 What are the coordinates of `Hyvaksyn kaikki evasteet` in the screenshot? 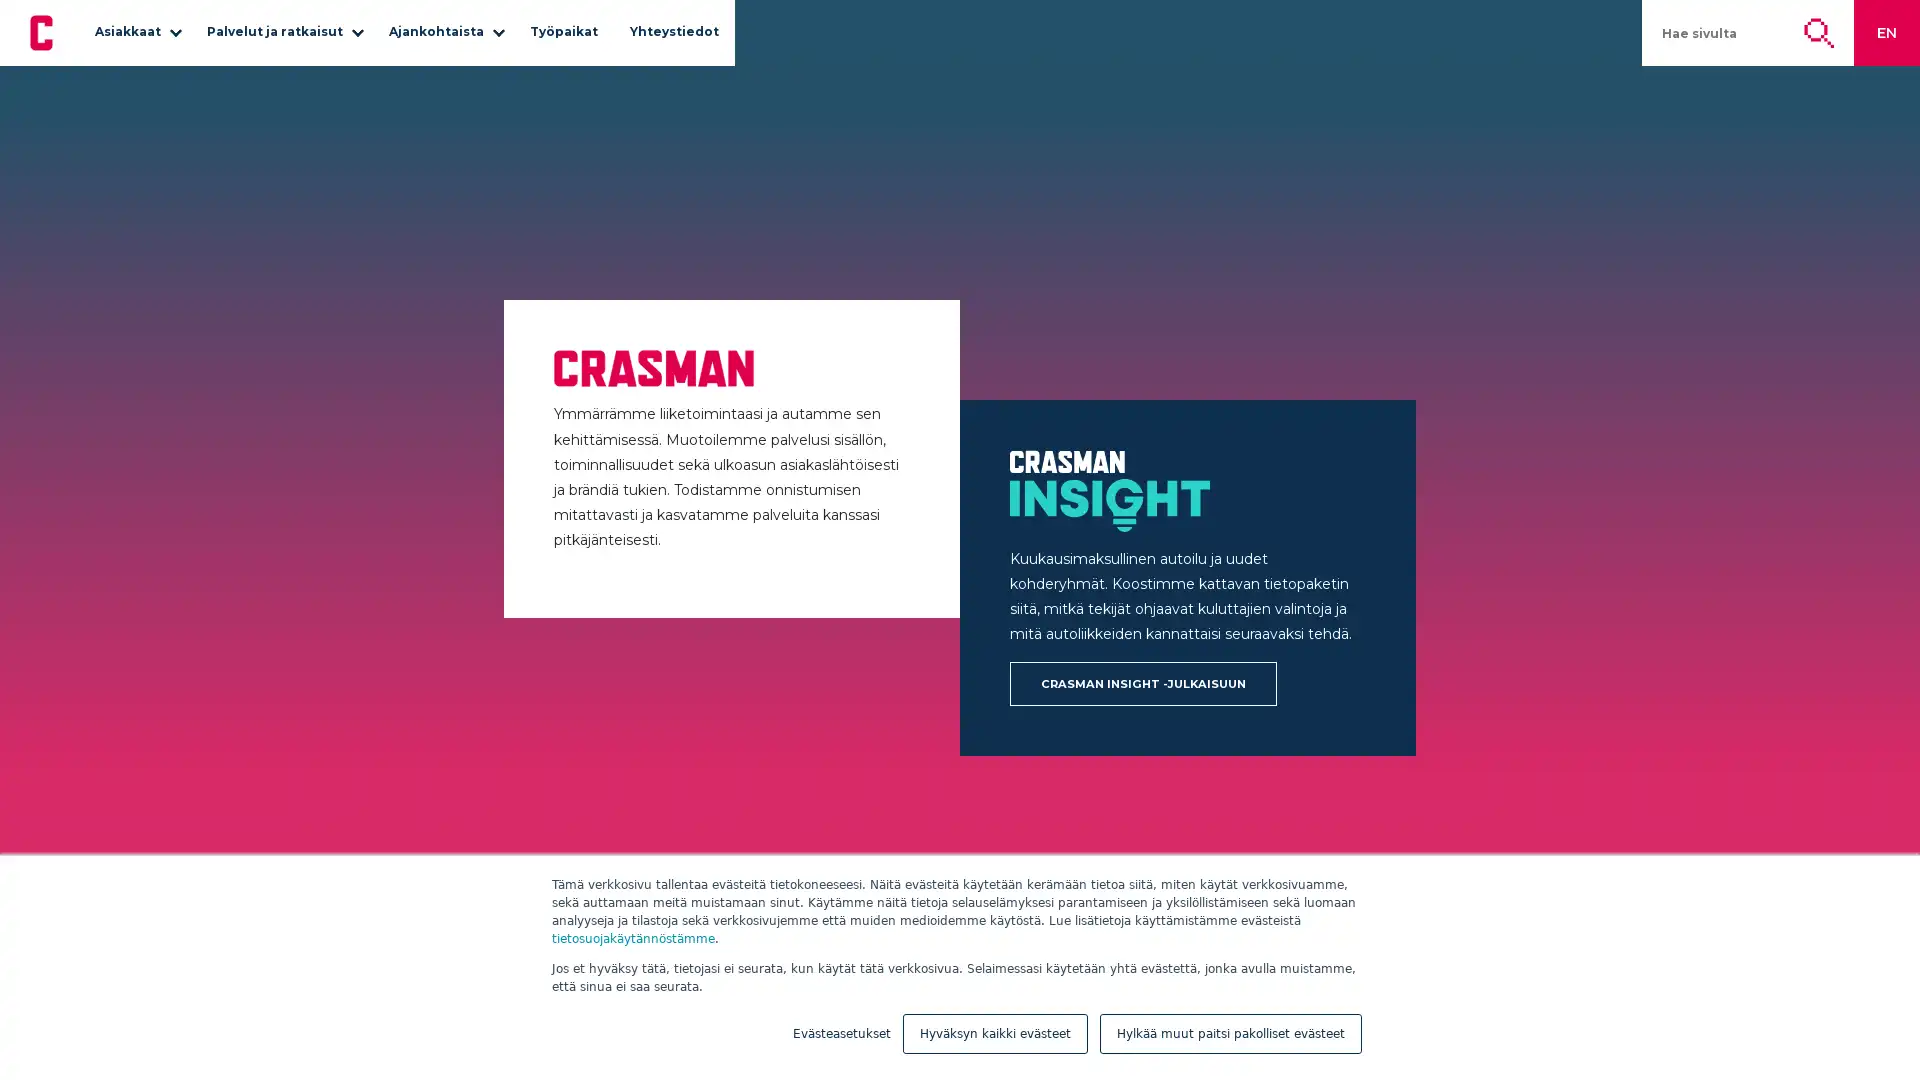 It's located at (995, 1033).